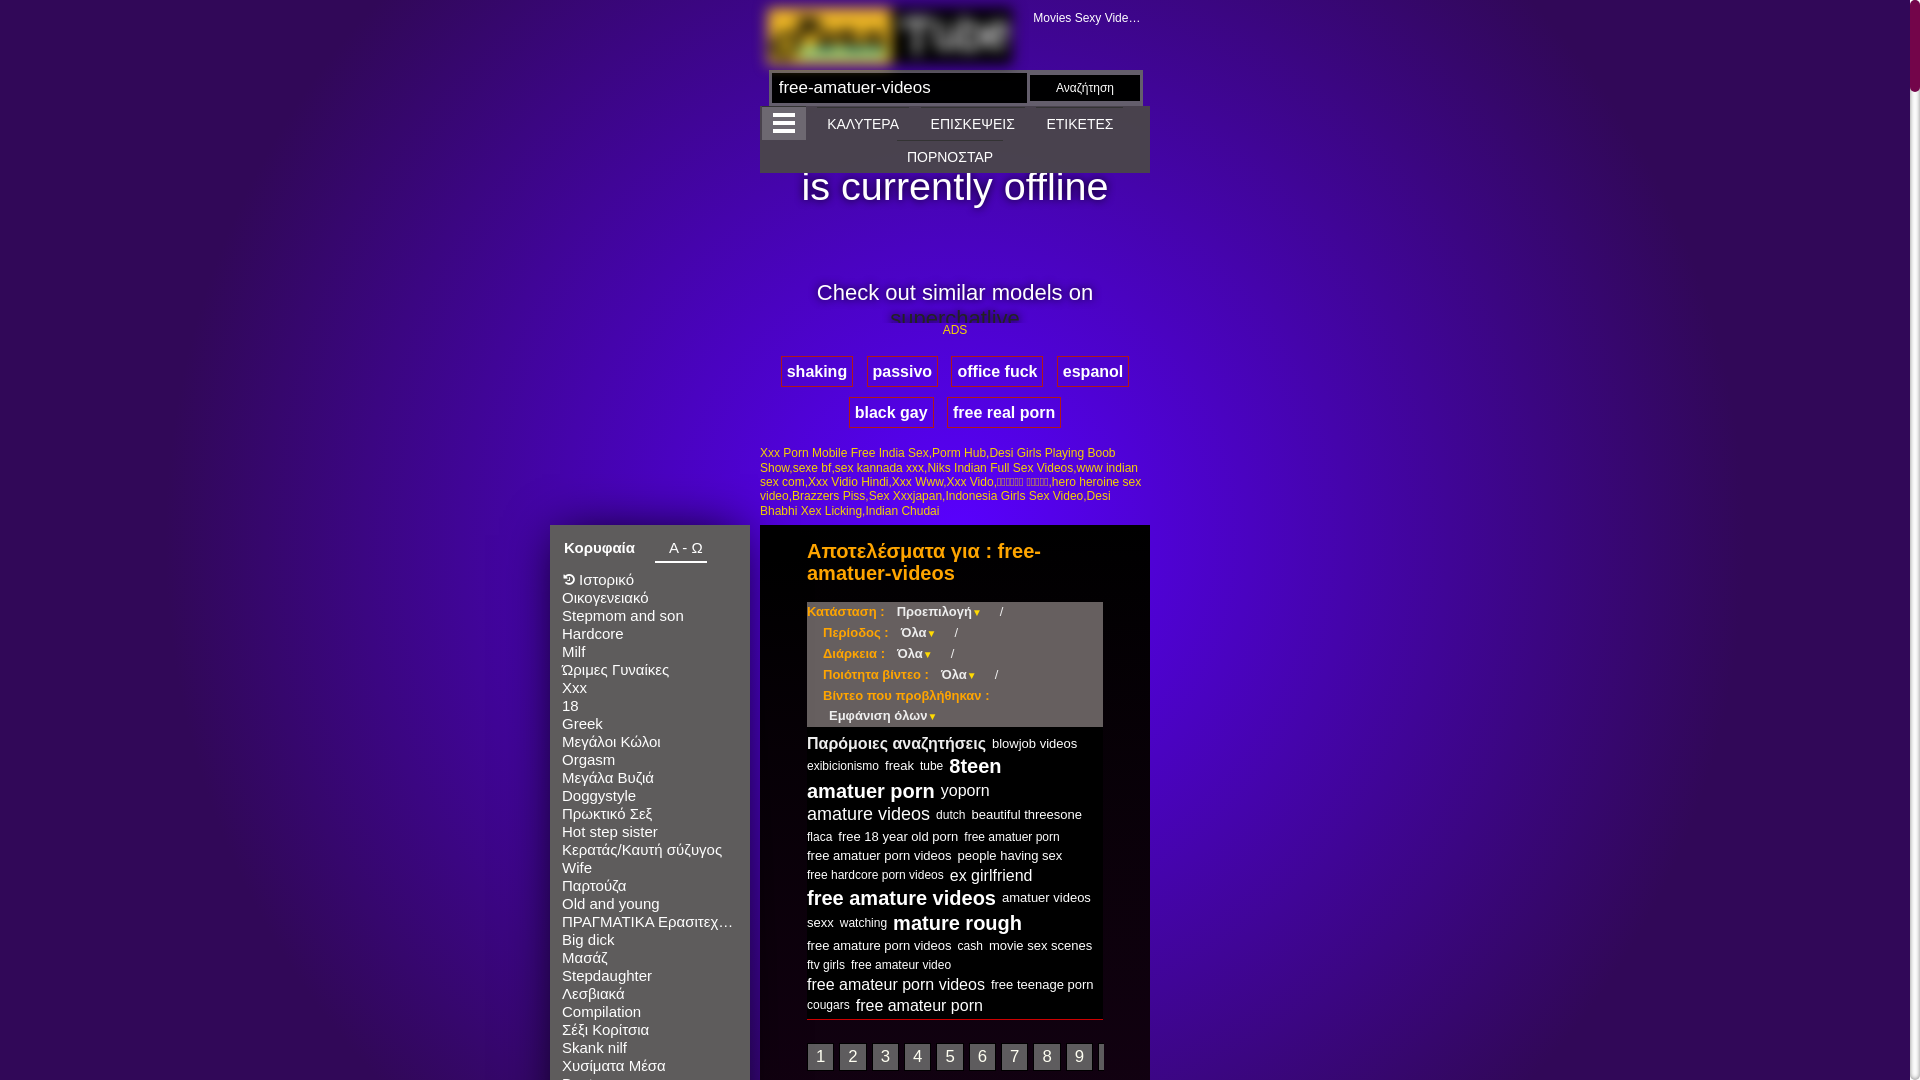  Describe the element at coordinates (560, 1011) in the screenshot. I see `'Compilation'` at that location.